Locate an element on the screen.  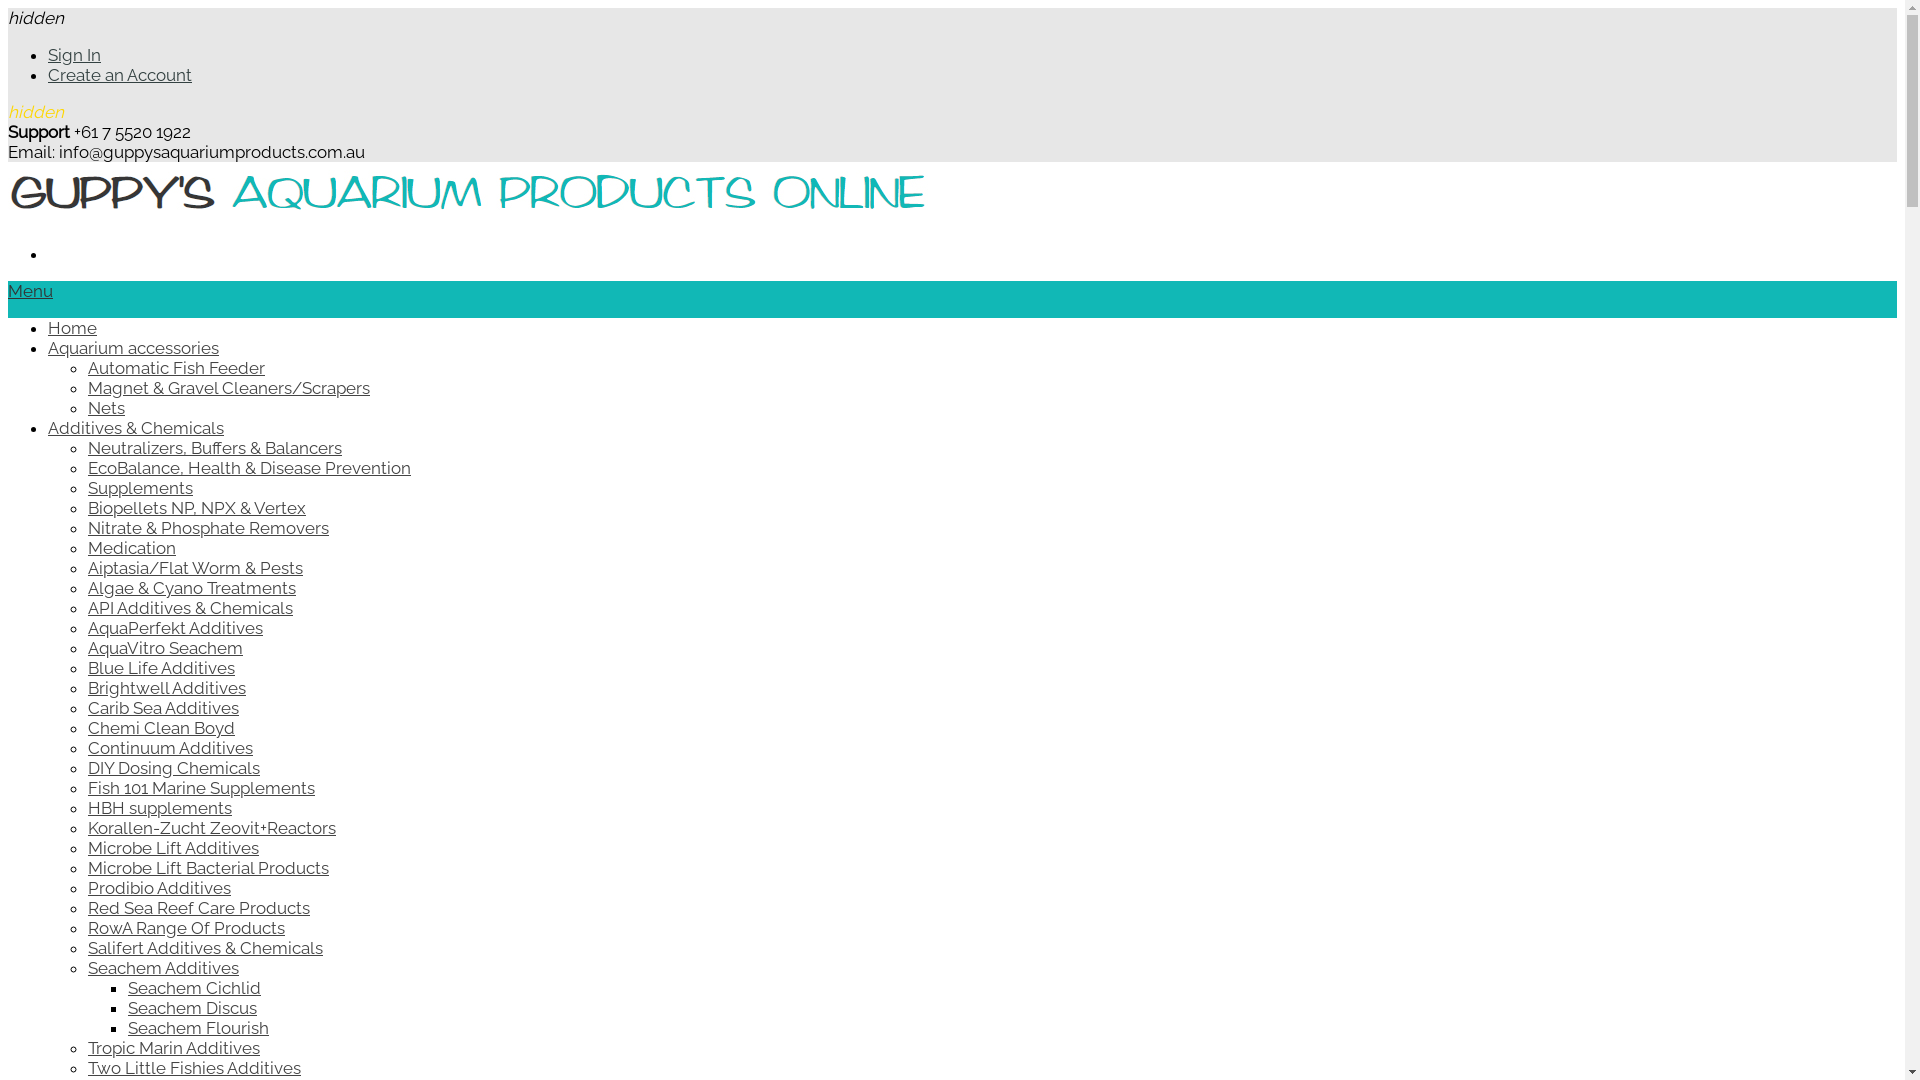
'Seachem Discus' is located at coordinates (192, 1007).